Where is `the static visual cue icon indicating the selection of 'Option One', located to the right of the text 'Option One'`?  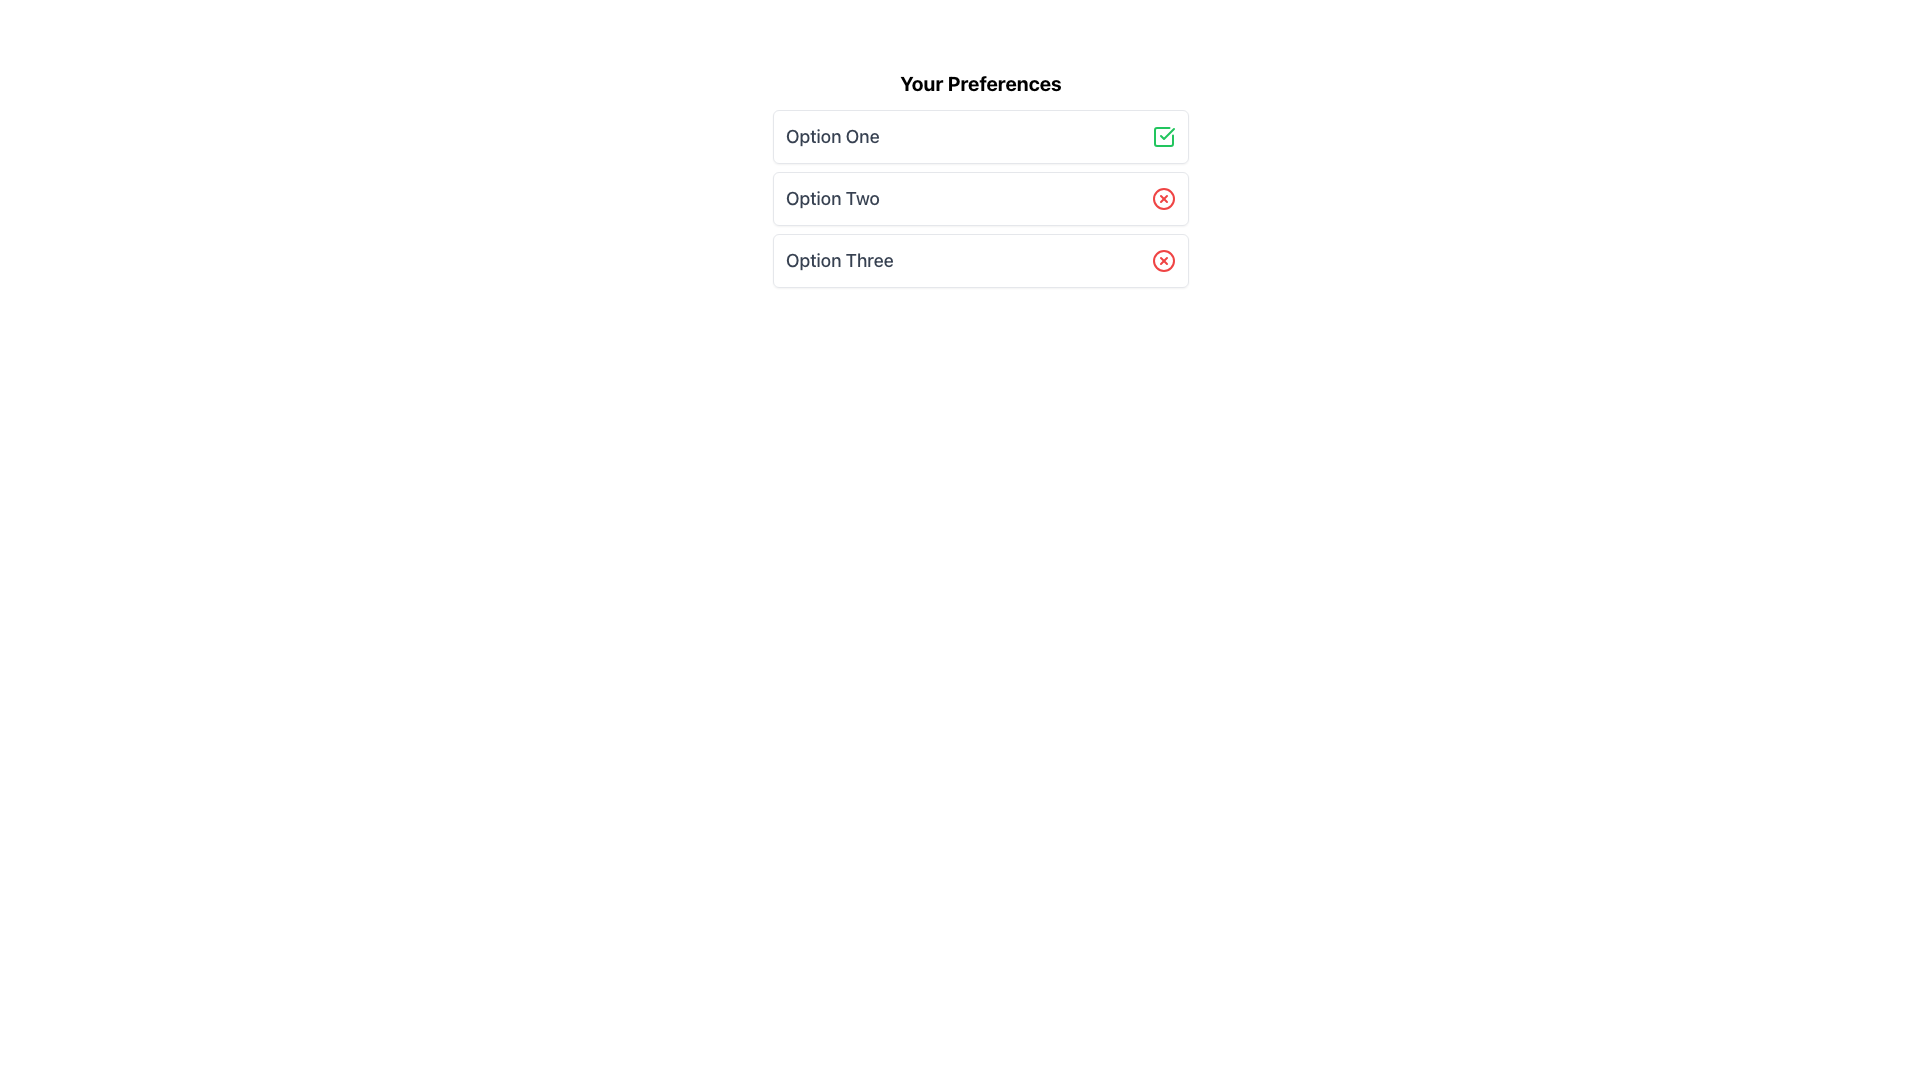
the static visual cue icon indicating the selection of 'Option One', located to the right of the text 'Option One' is located at coordinates (1163, 136).